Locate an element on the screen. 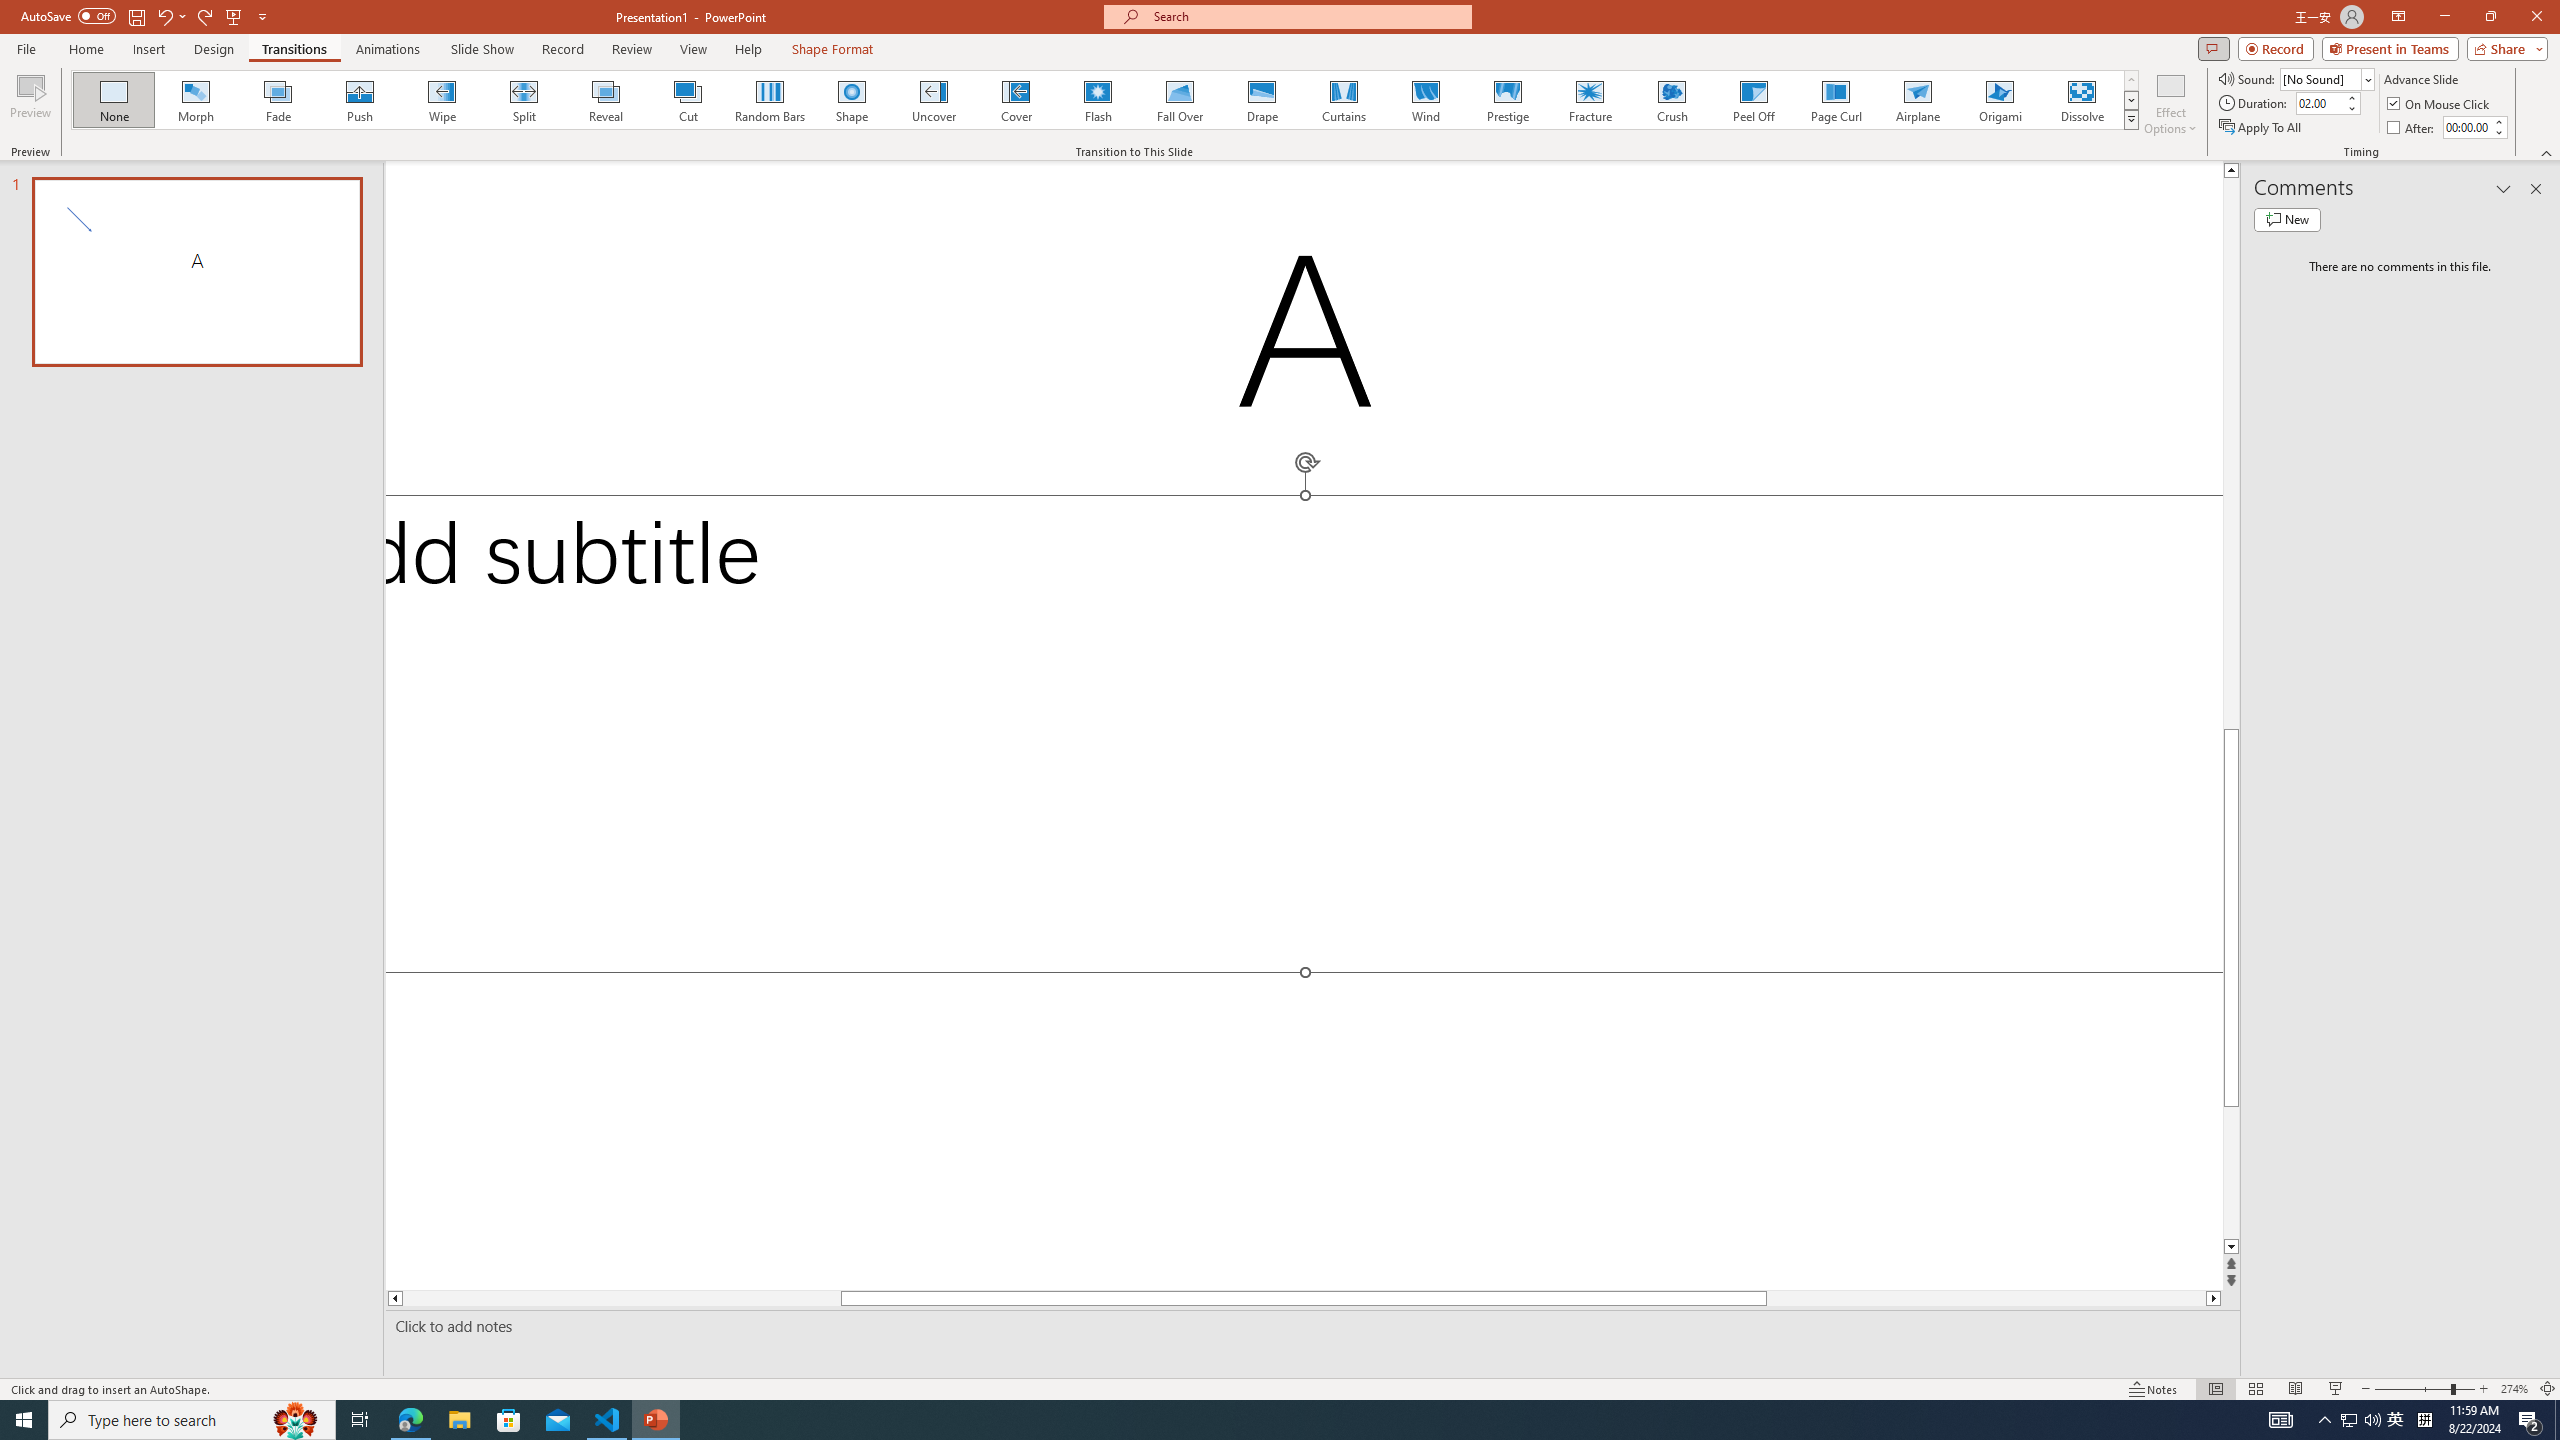 This screenshot has height=1440, width=2560. 'Dissolve' is located at coordinates (2080, 99).